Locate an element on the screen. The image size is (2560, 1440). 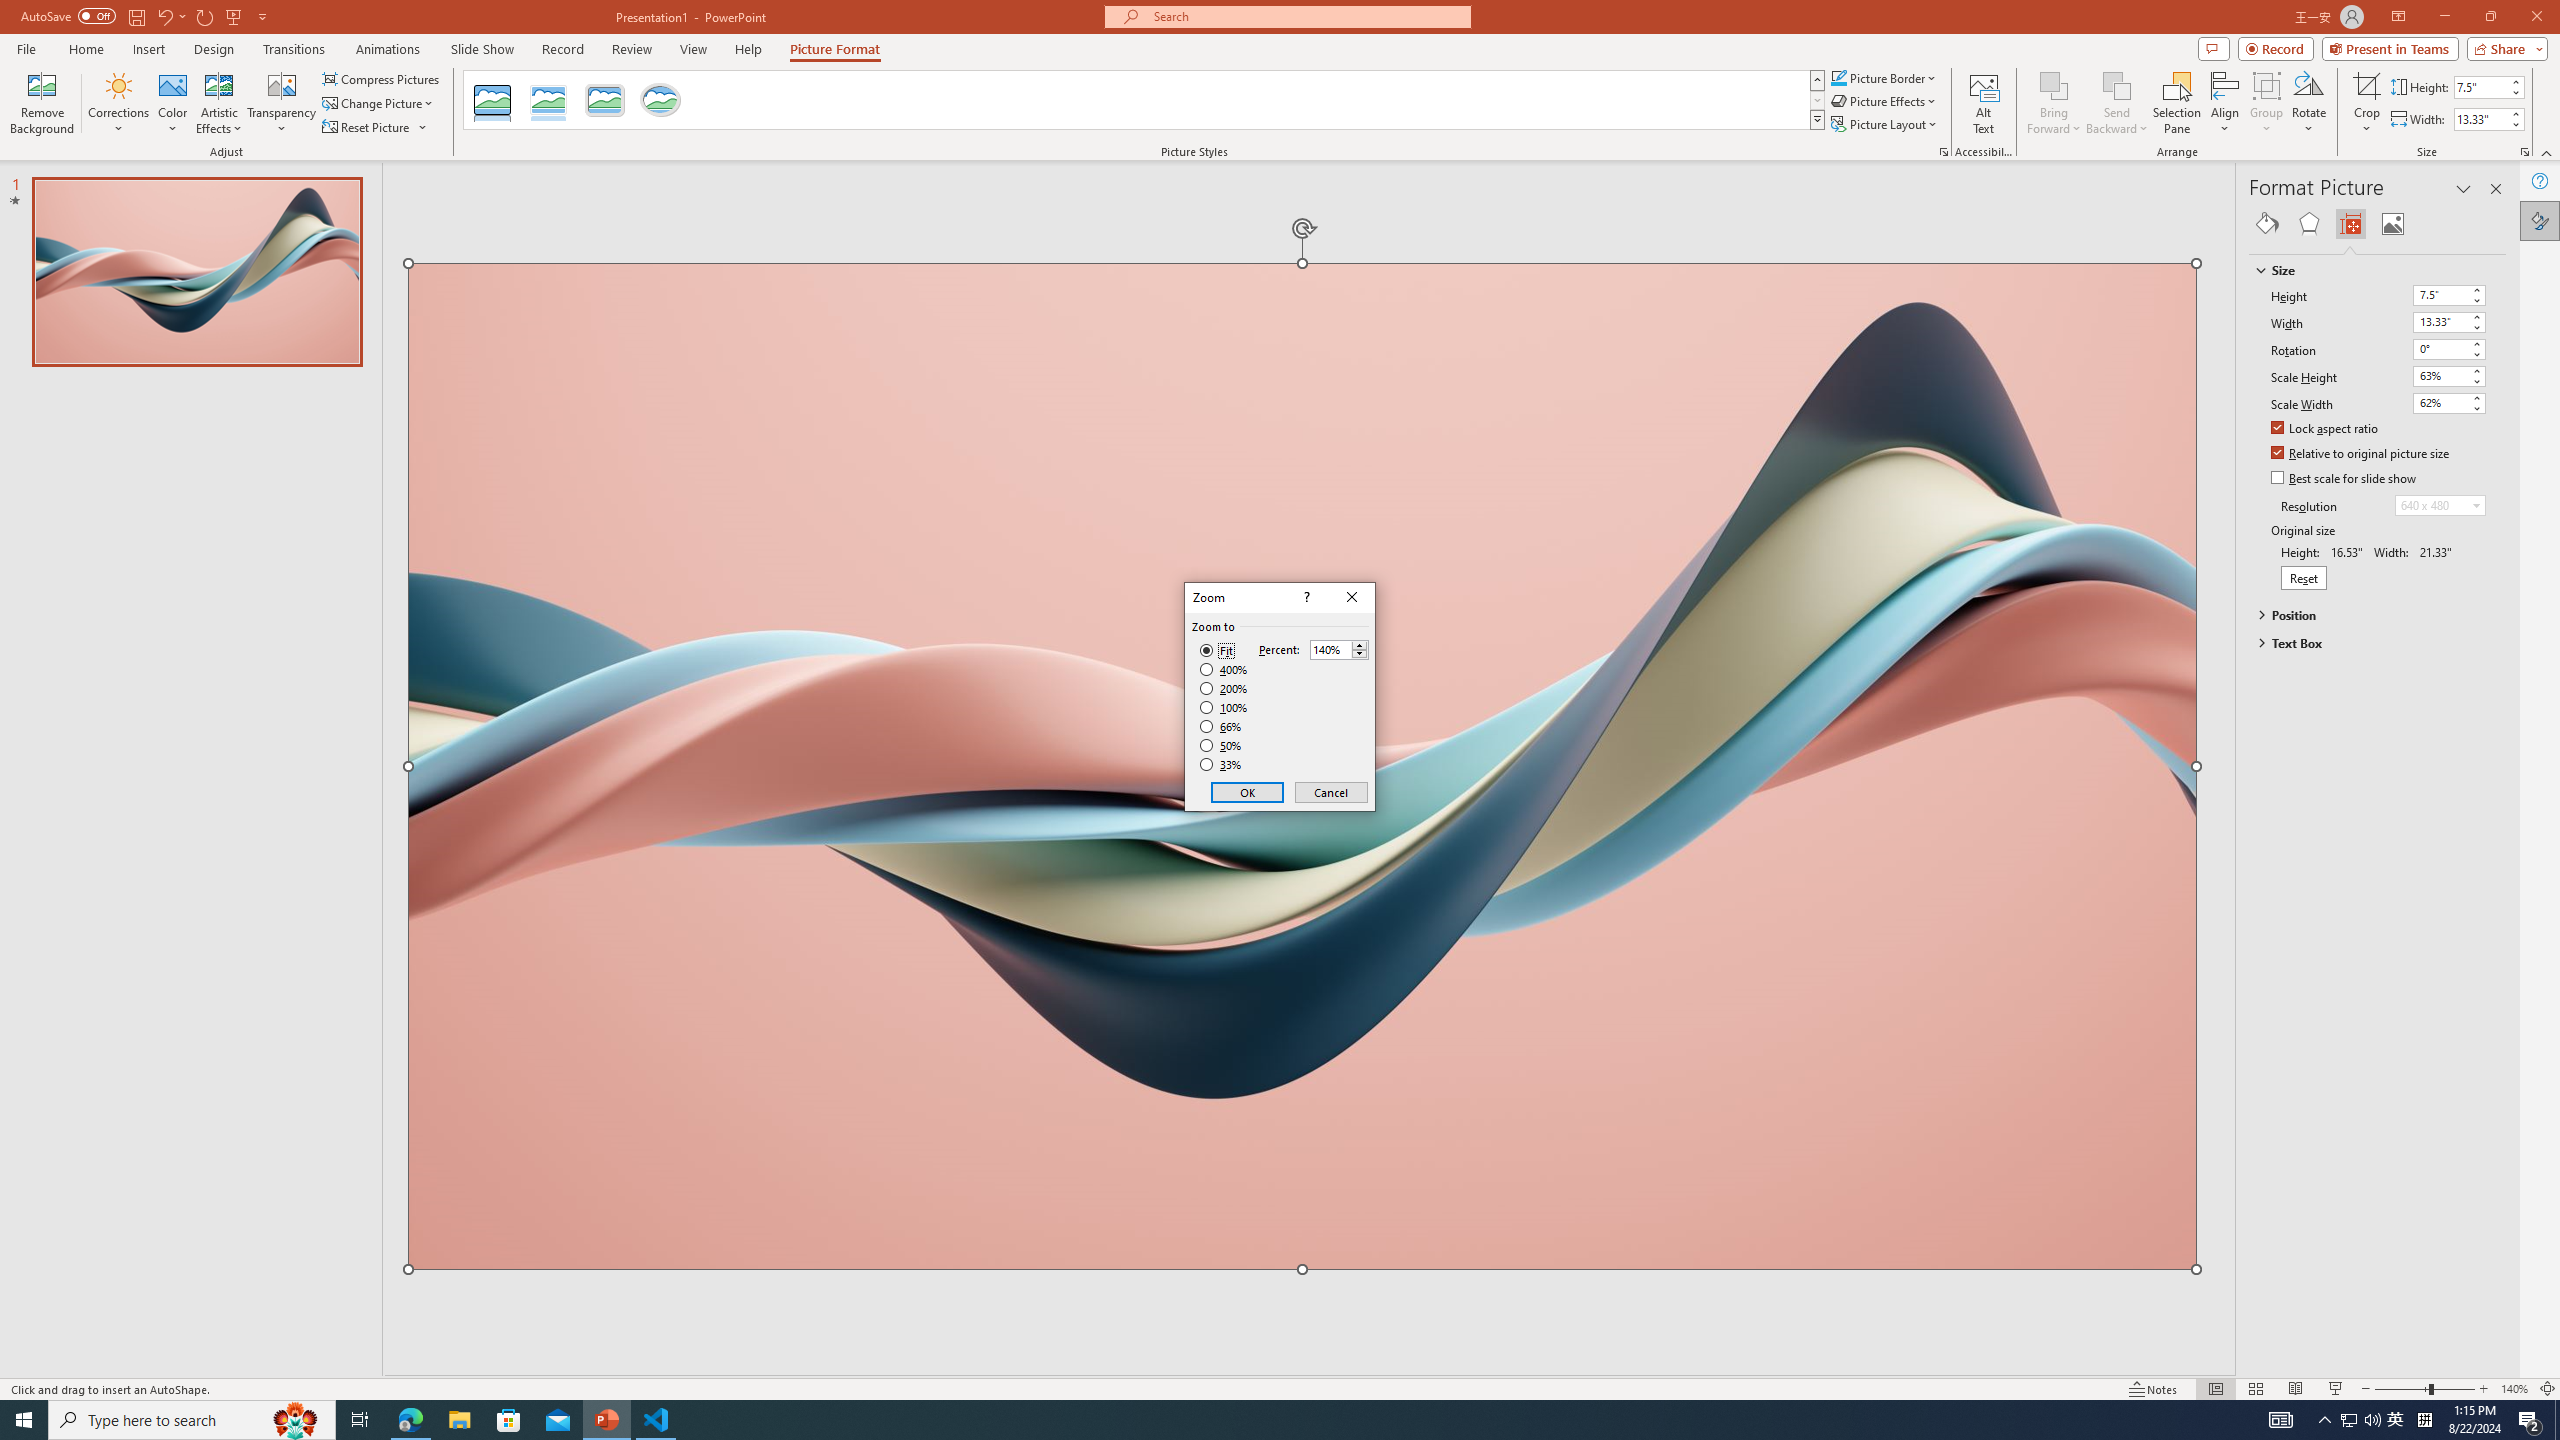
'Transparency' is located at coordinates (281, 103).